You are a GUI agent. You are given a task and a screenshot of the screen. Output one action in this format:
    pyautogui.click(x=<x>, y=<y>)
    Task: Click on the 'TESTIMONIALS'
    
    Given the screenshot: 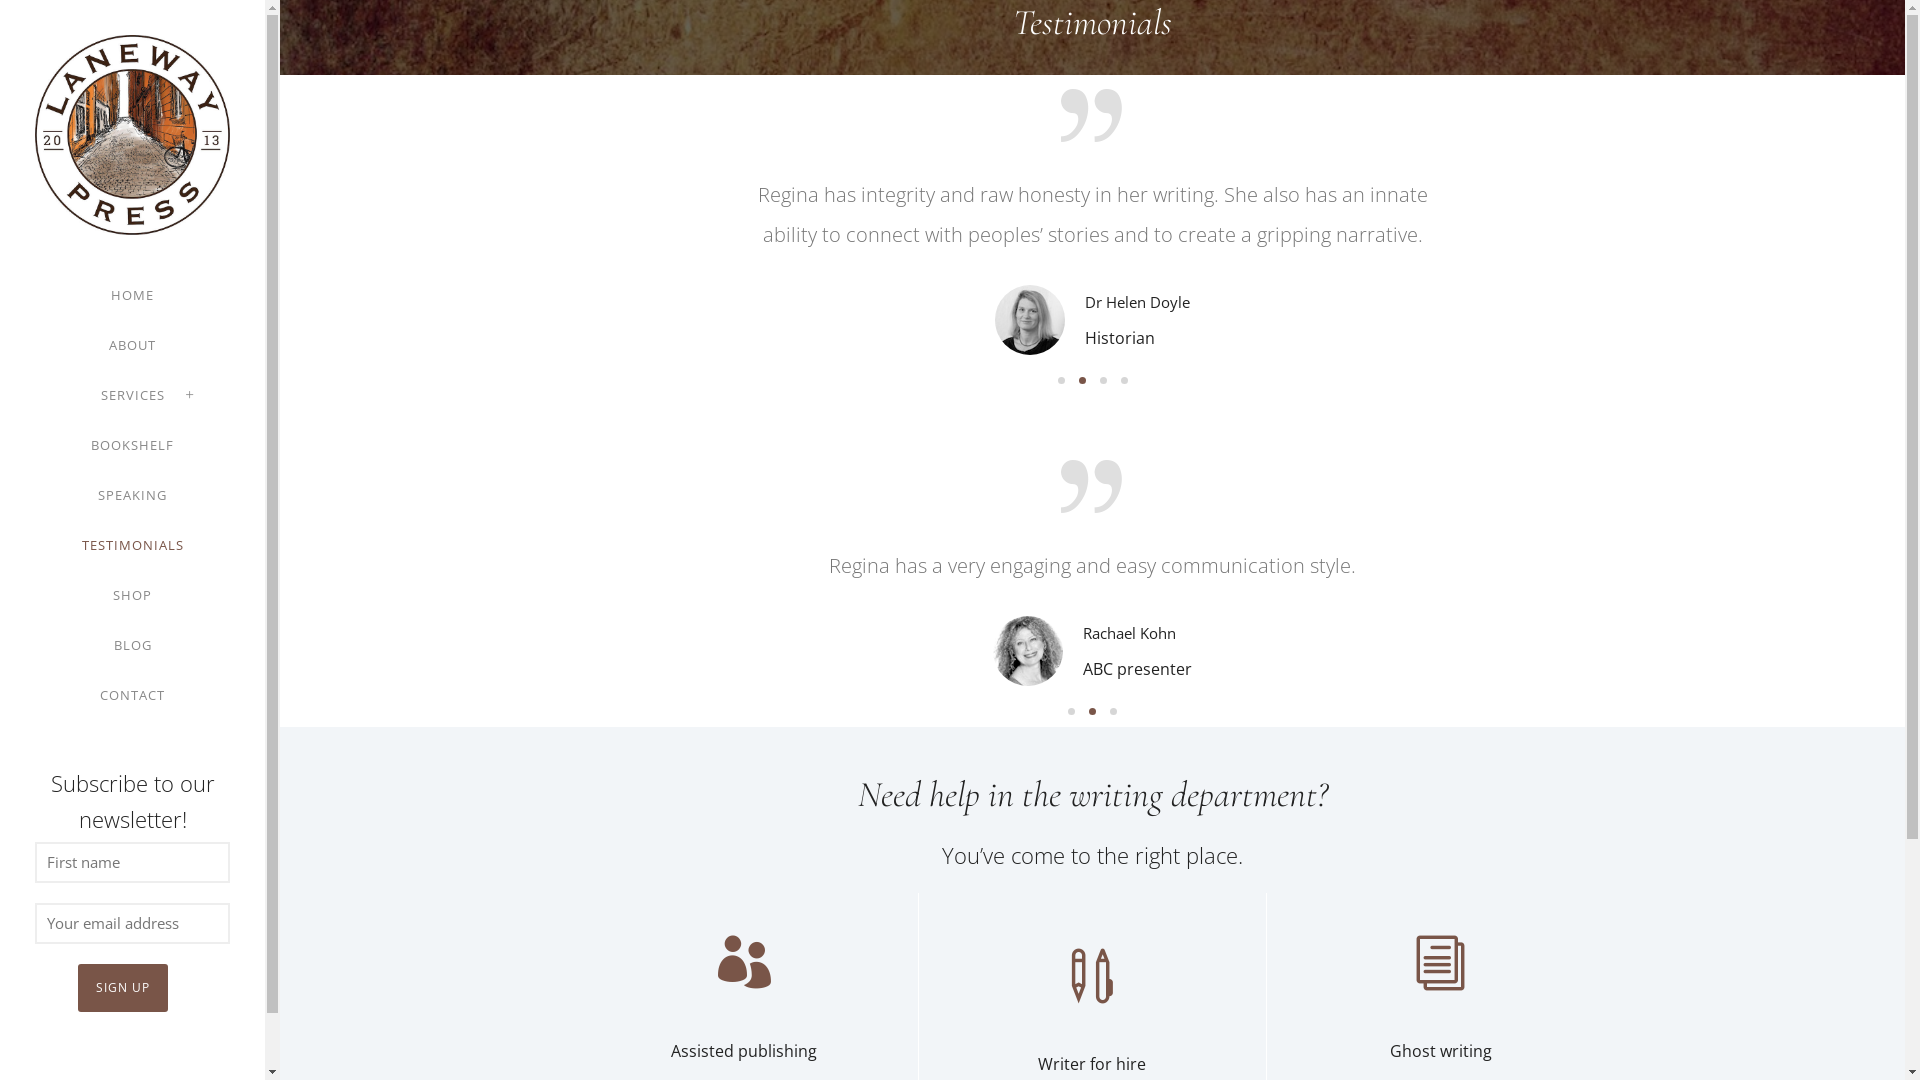 What is the action you would take?
    pyautogui.click(x=132, y=544)
    